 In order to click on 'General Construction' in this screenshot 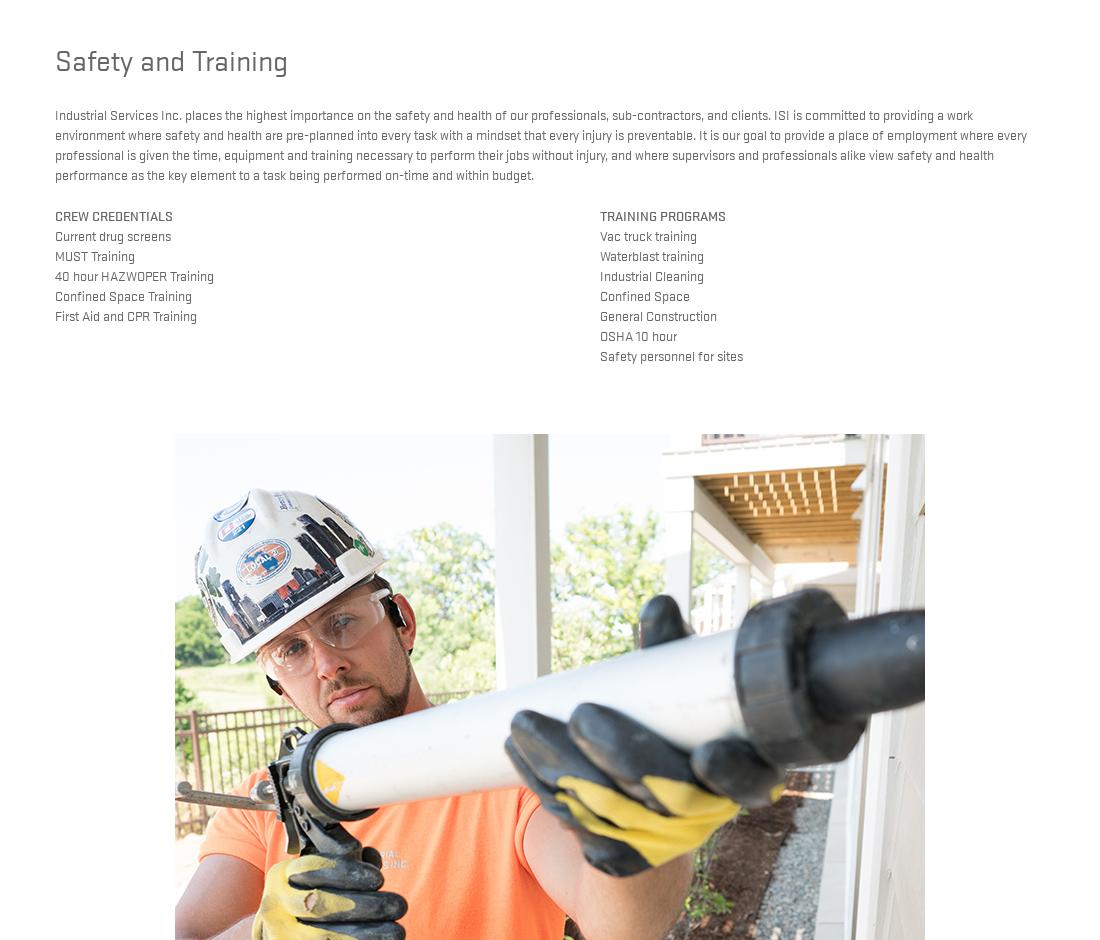, I will do `click(657, 314)`.